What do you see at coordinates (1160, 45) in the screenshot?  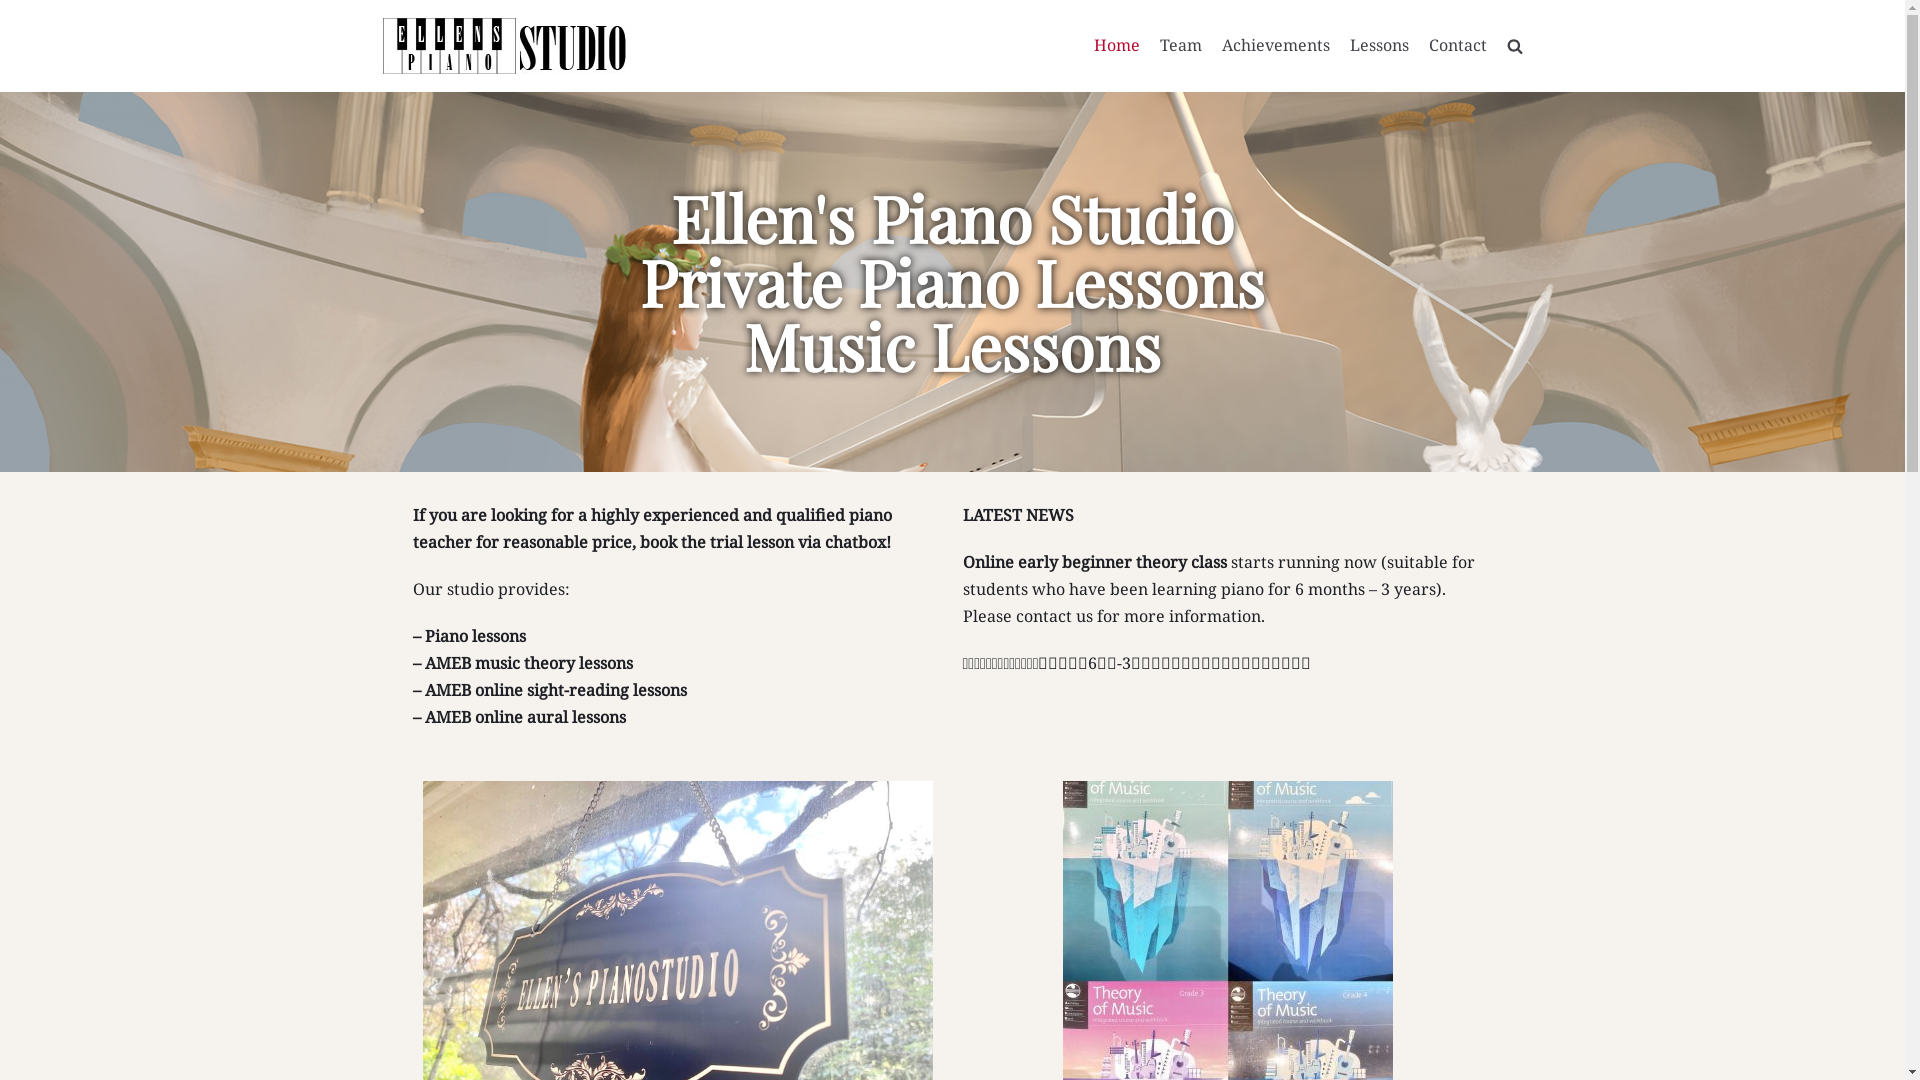 I see `'Team'` at bounding box center [1160, 45].